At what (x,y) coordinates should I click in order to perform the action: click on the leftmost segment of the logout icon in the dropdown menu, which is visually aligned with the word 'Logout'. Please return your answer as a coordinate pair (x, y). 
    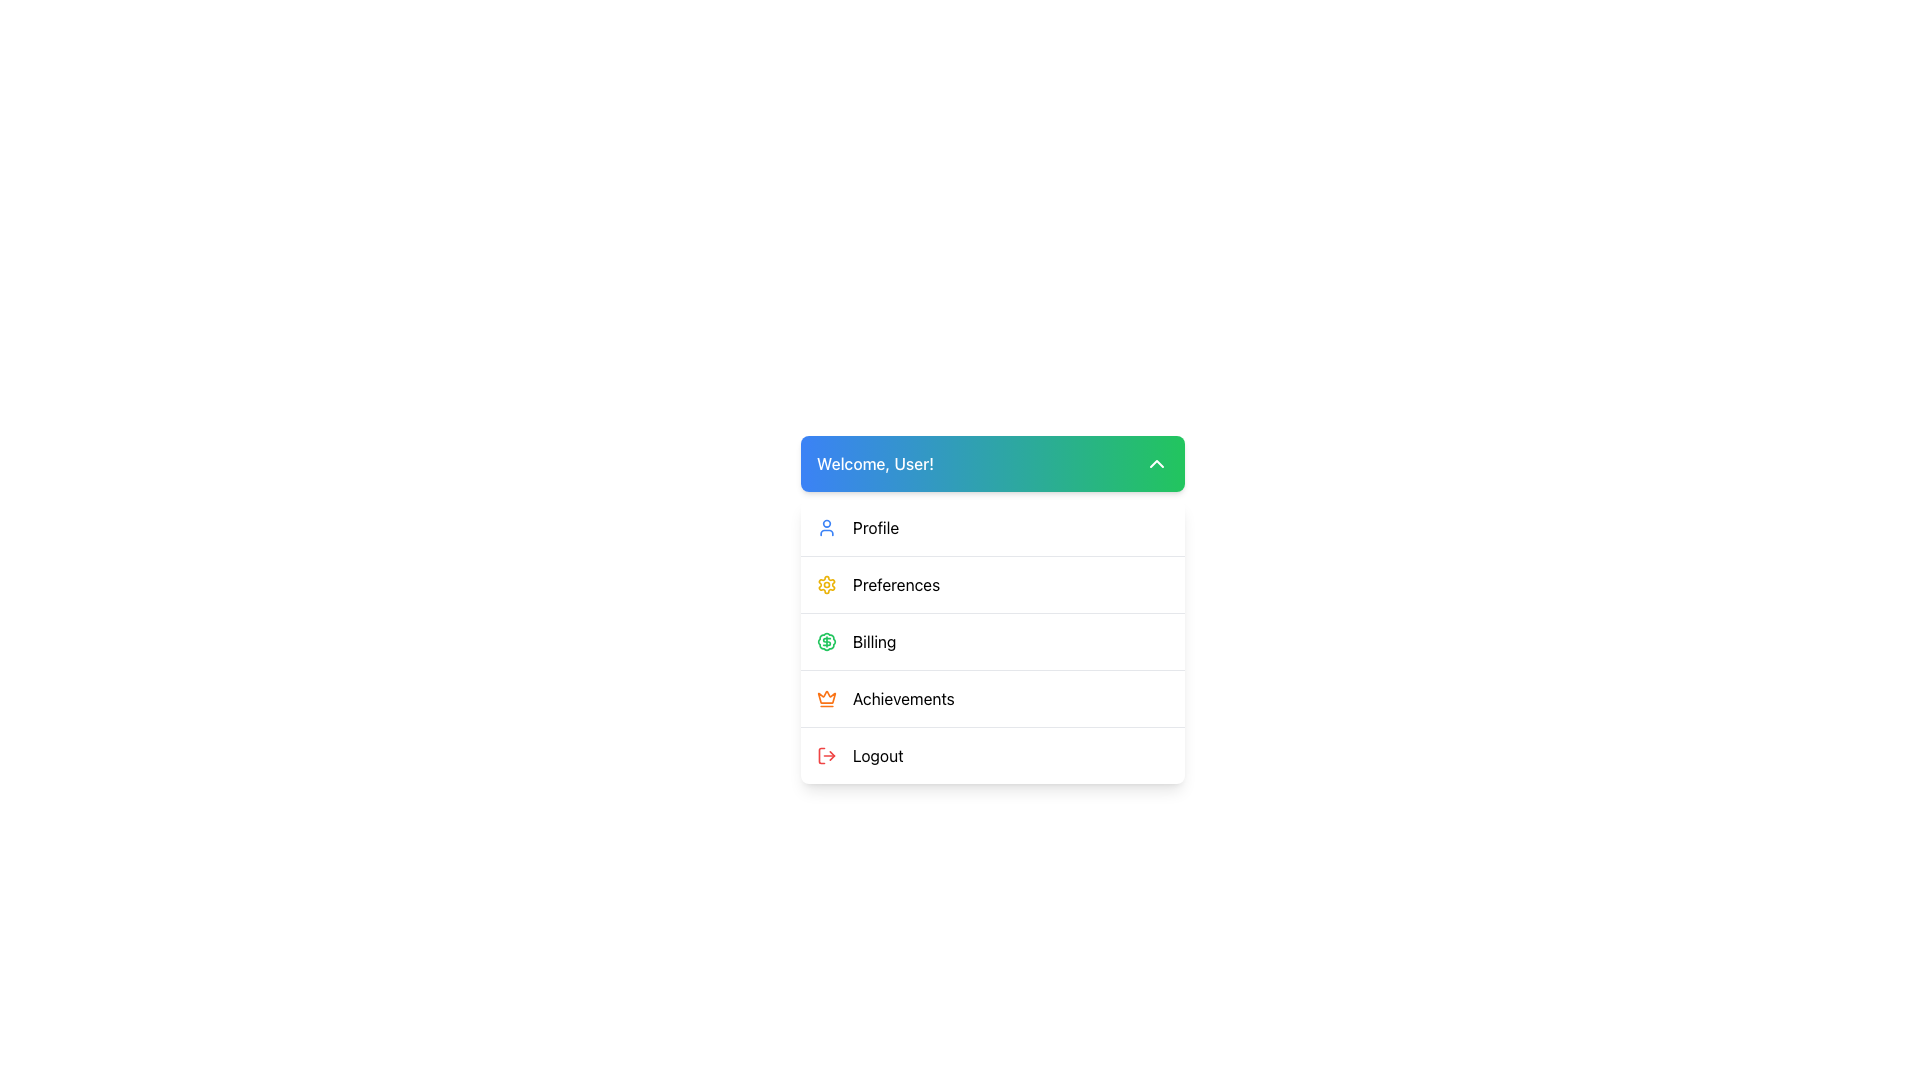
    Looking at the image, I should click on (821, 756).